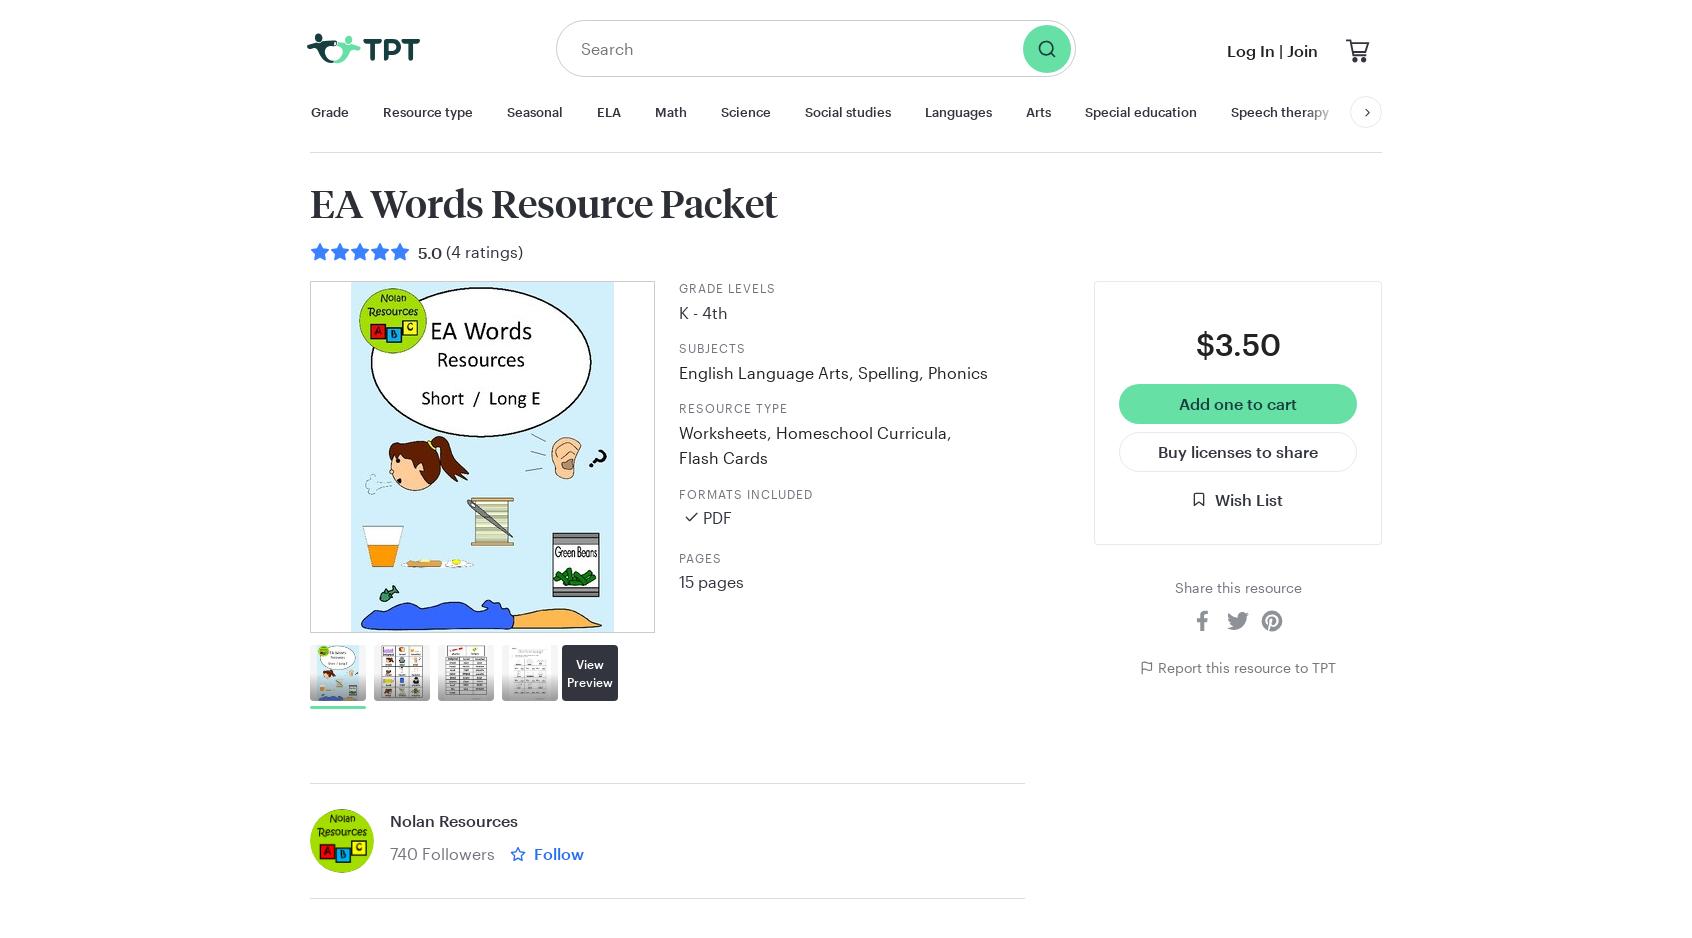 The height and width of the screenshot is (938, 1692). Describe the element at coordinates (847, 110) in the screenshot. I see `'Social studies'` at that location.